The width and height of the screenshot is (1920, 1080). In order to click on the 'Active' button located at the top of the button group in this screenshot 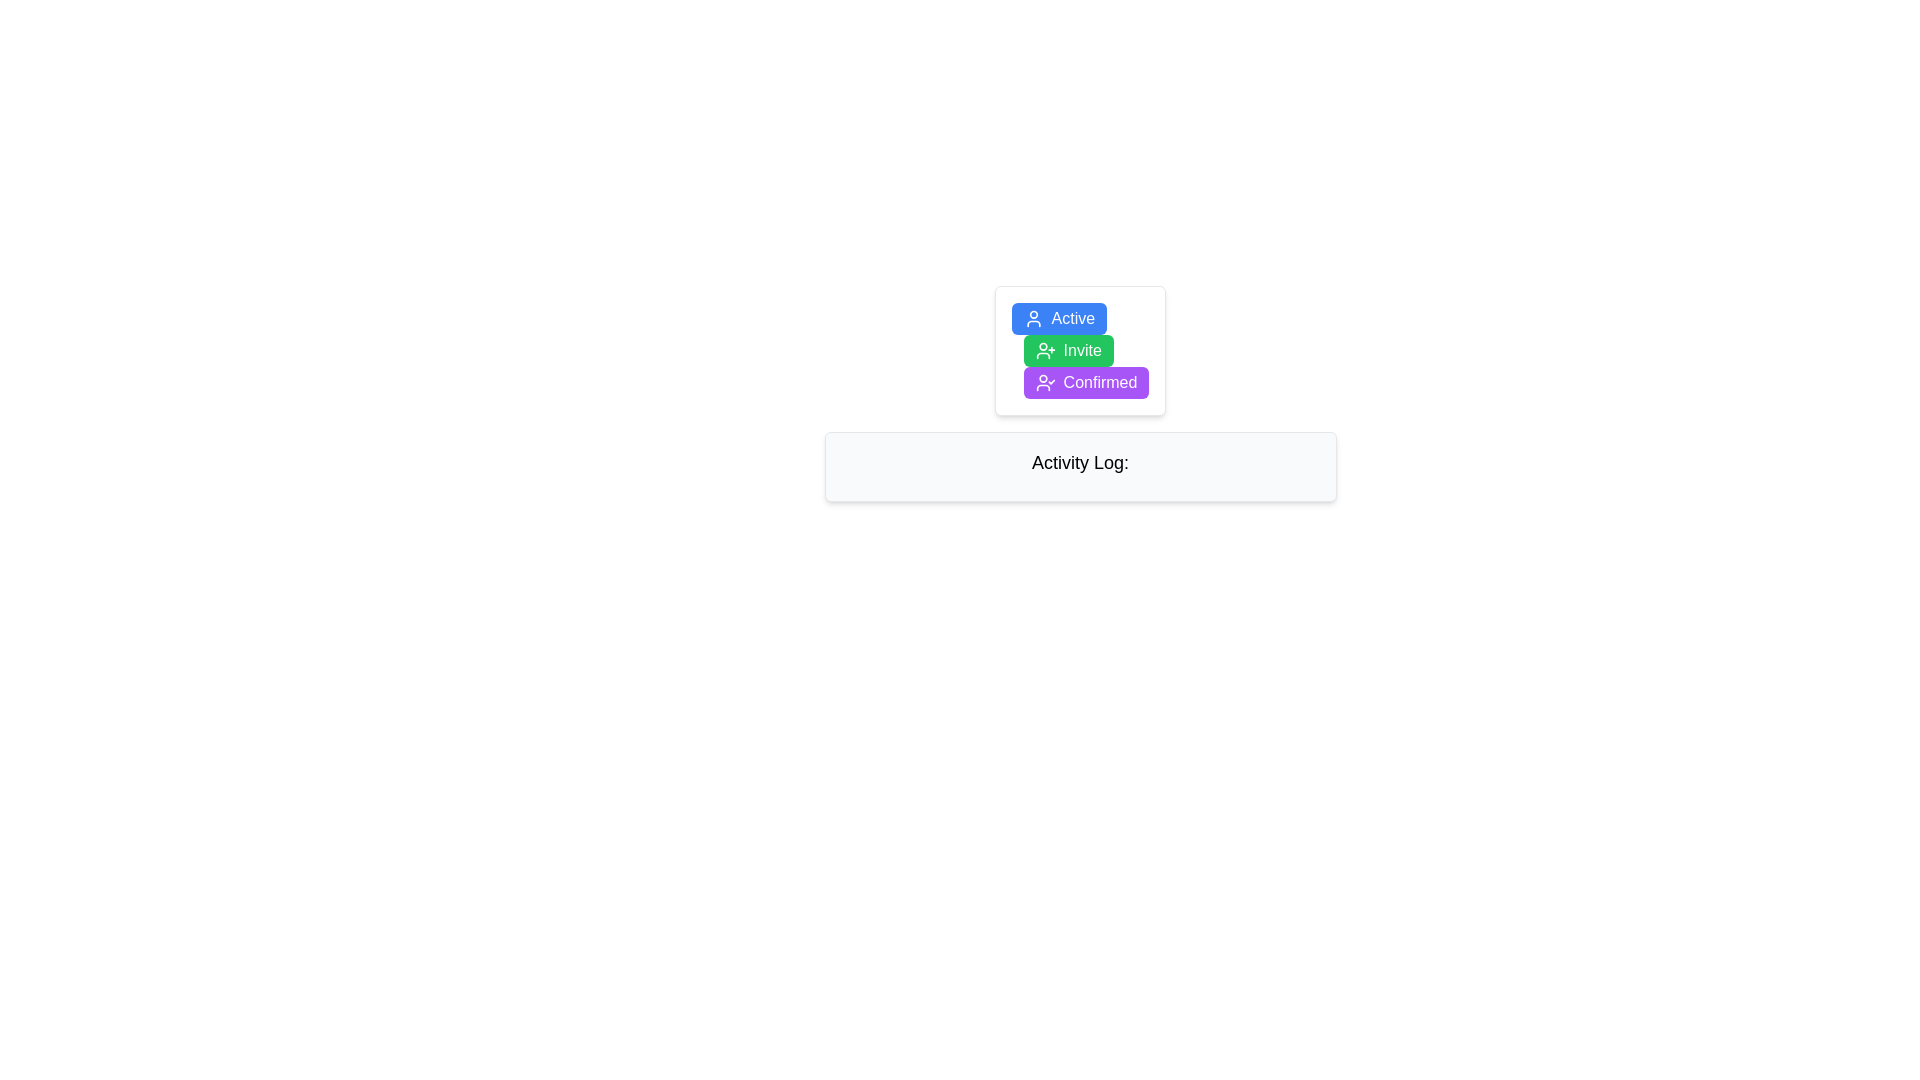, I will do `click(1058, 318)`.